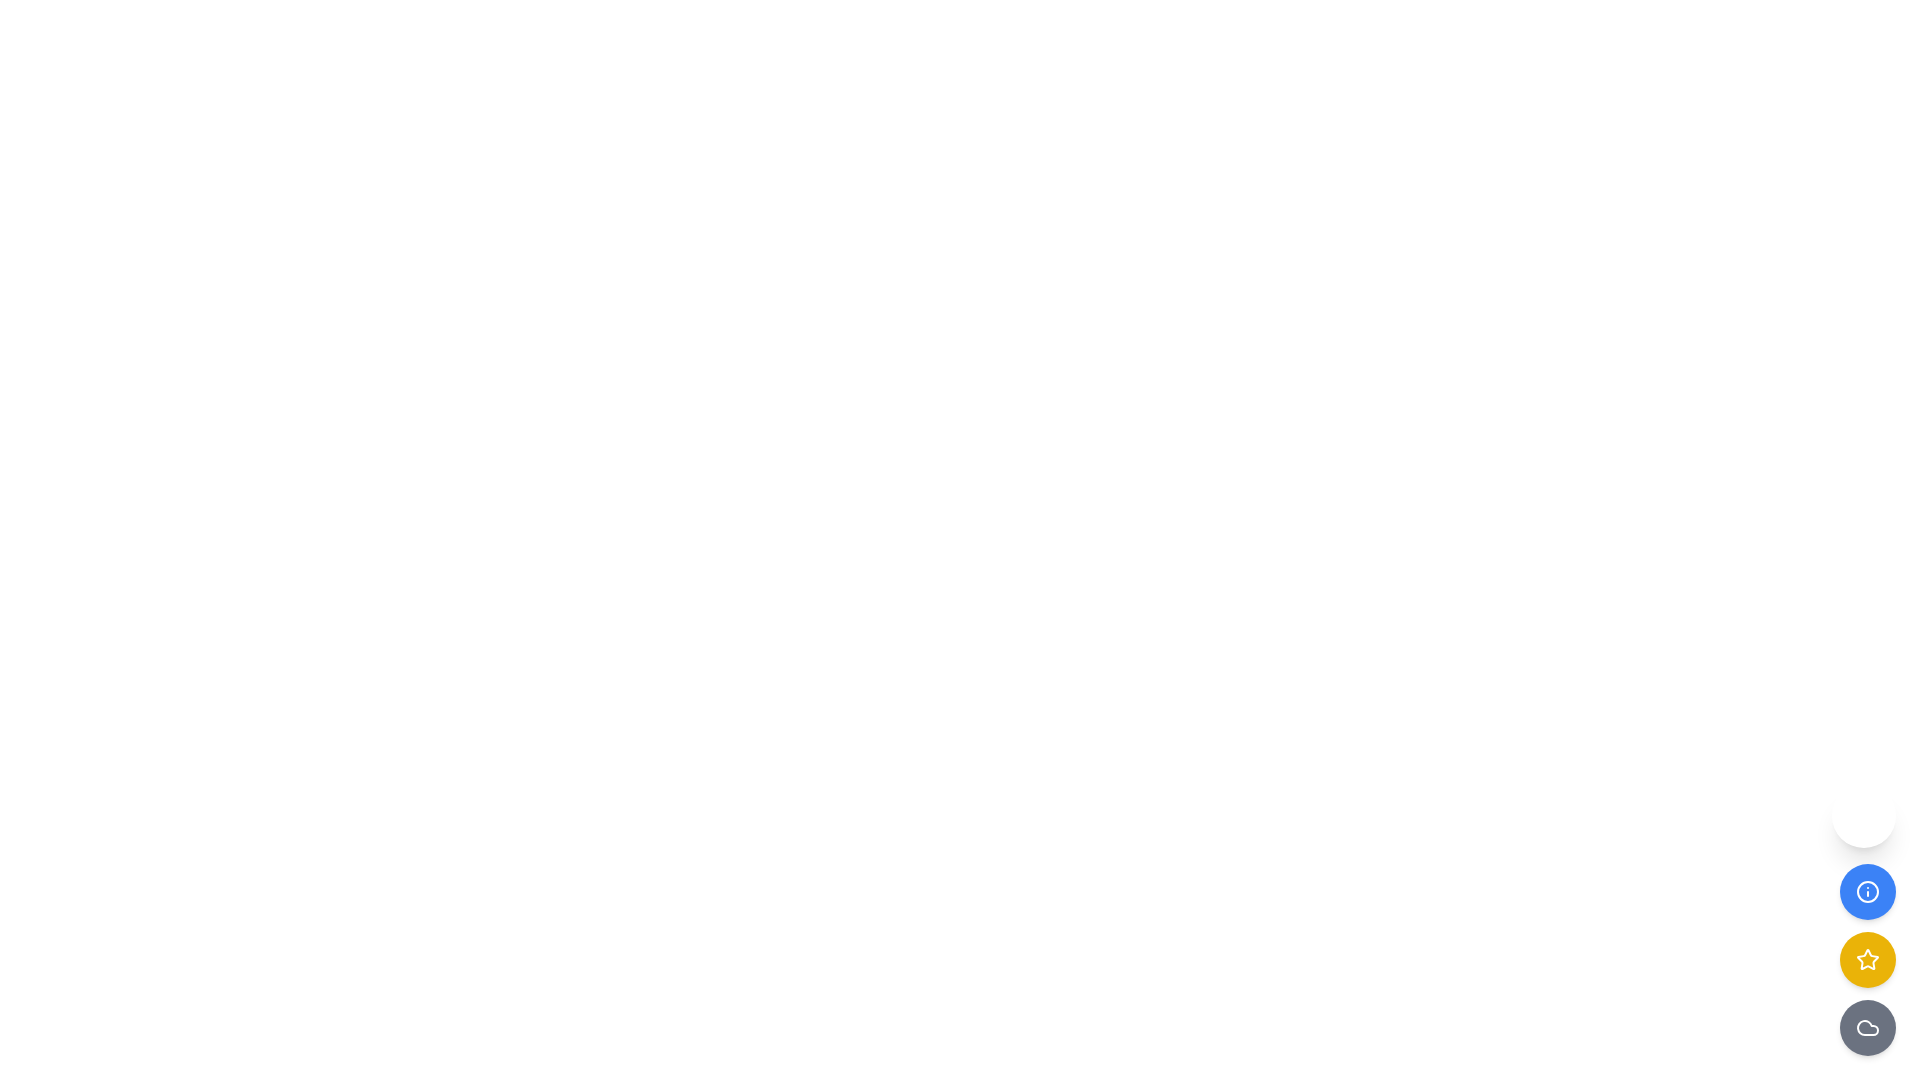 The height and width of the screenshot is (1080, 1920). What do you see at coordinates (1866, 890) in the screenshot?
I see `the topmost Icon button in the vertical stack on the right side of the interface` at bounding box center [1866, 890].